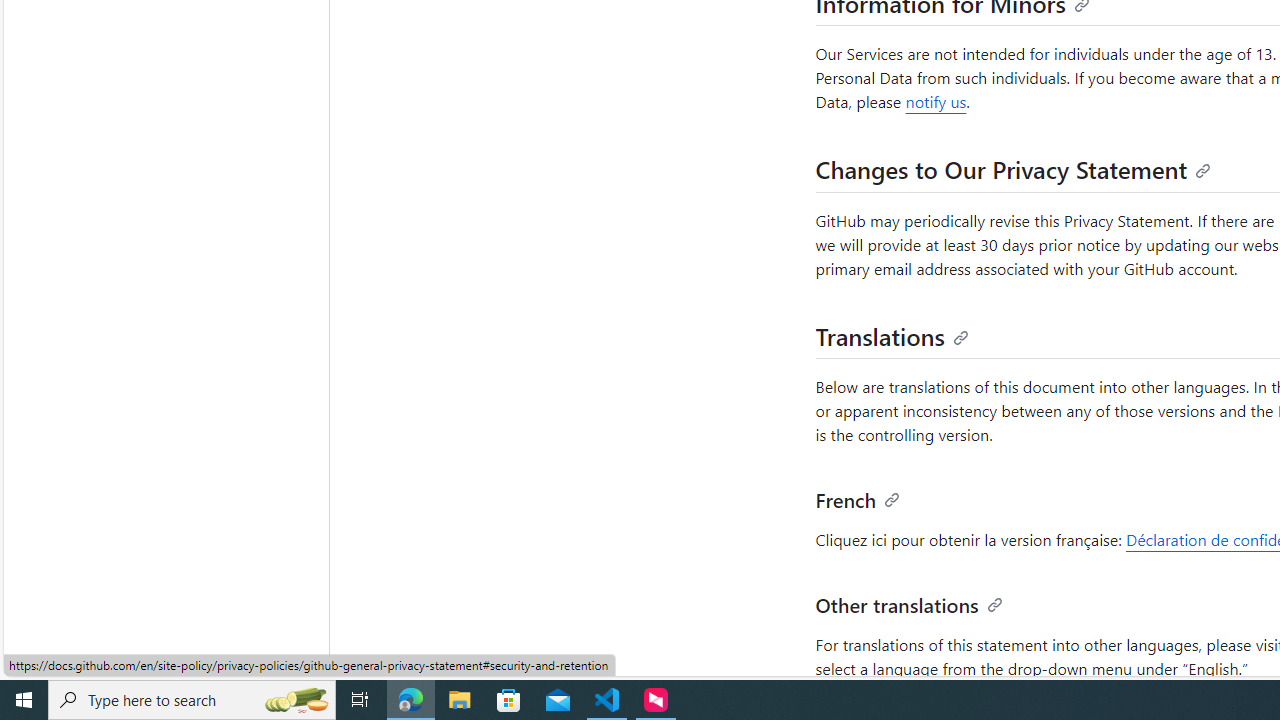 The width and height of the screenshot is (1280, 720). What do you see at coordinates (891, 334) in the screenshot?
I see `'Translations'` at bounding box center [891, 334].